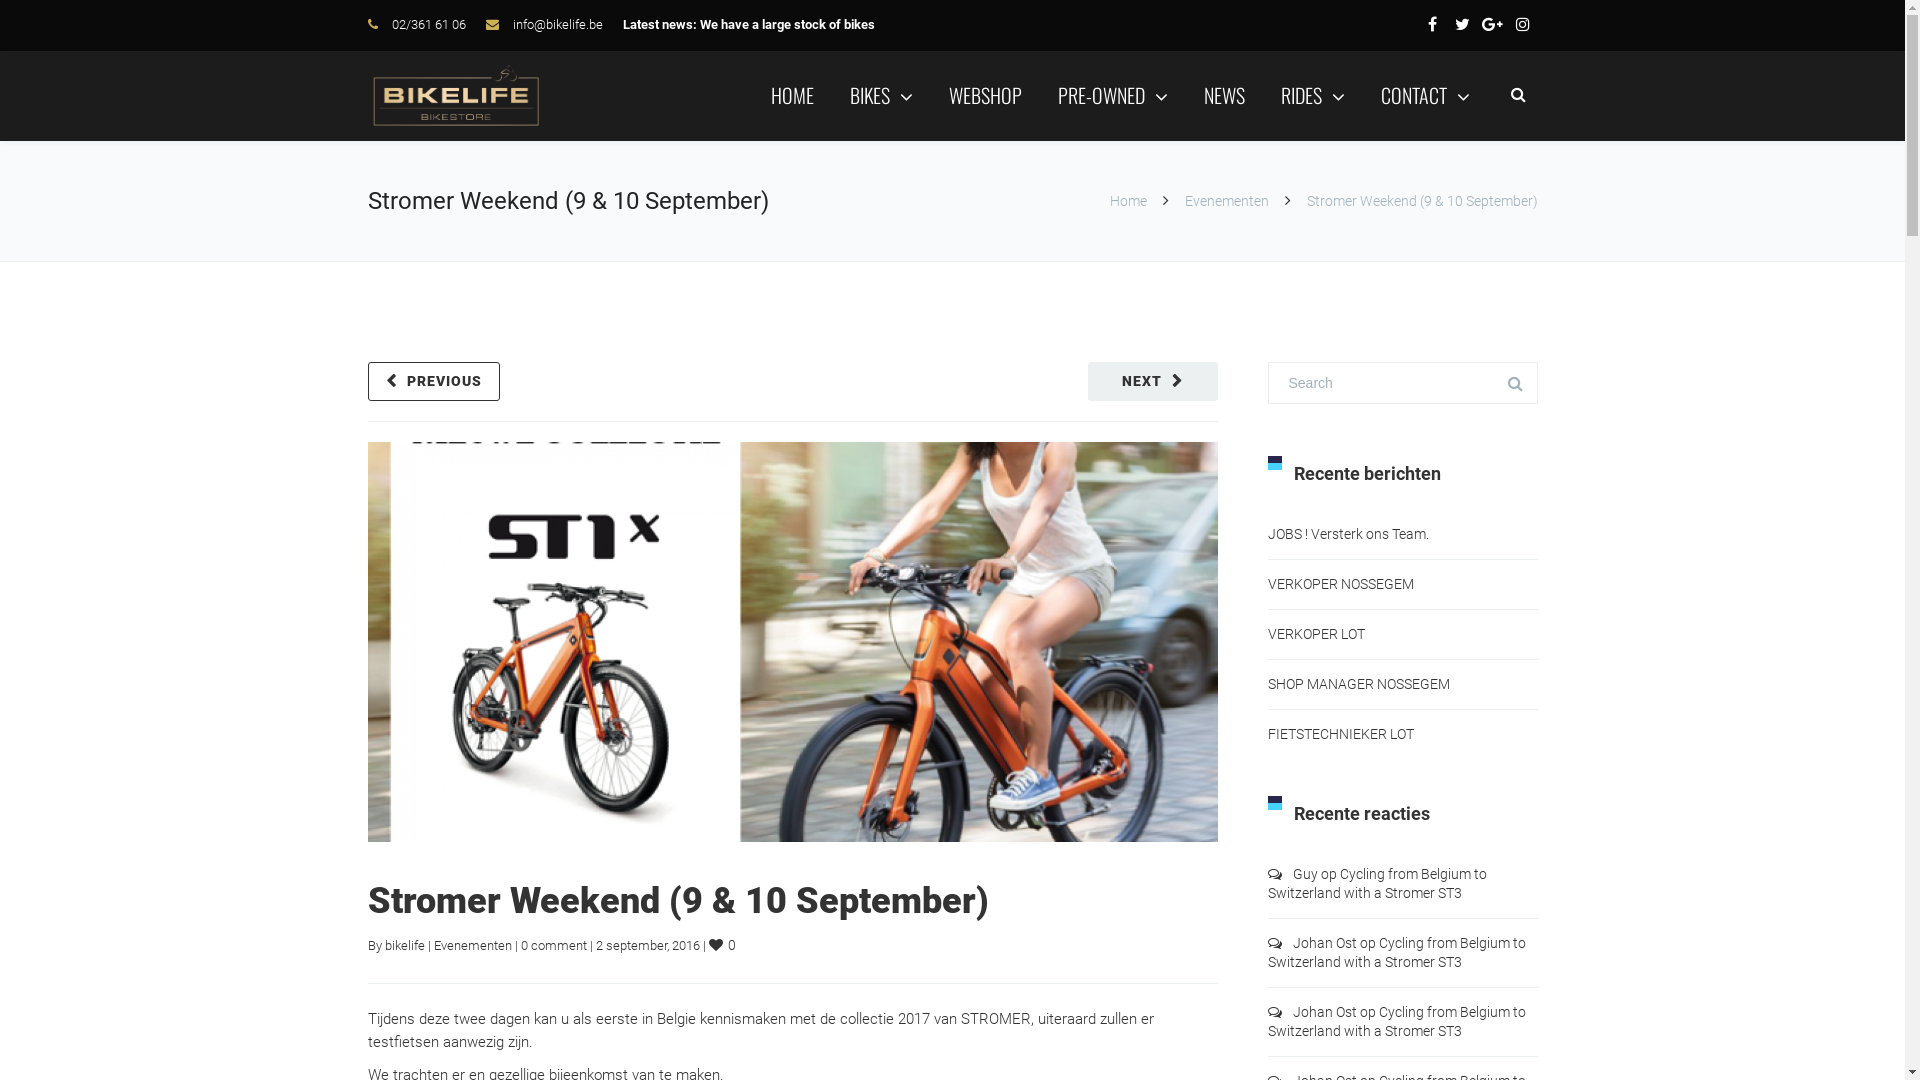 The image size is (1920, 1080). I want to click on 'BIKES', so click(849, 95).